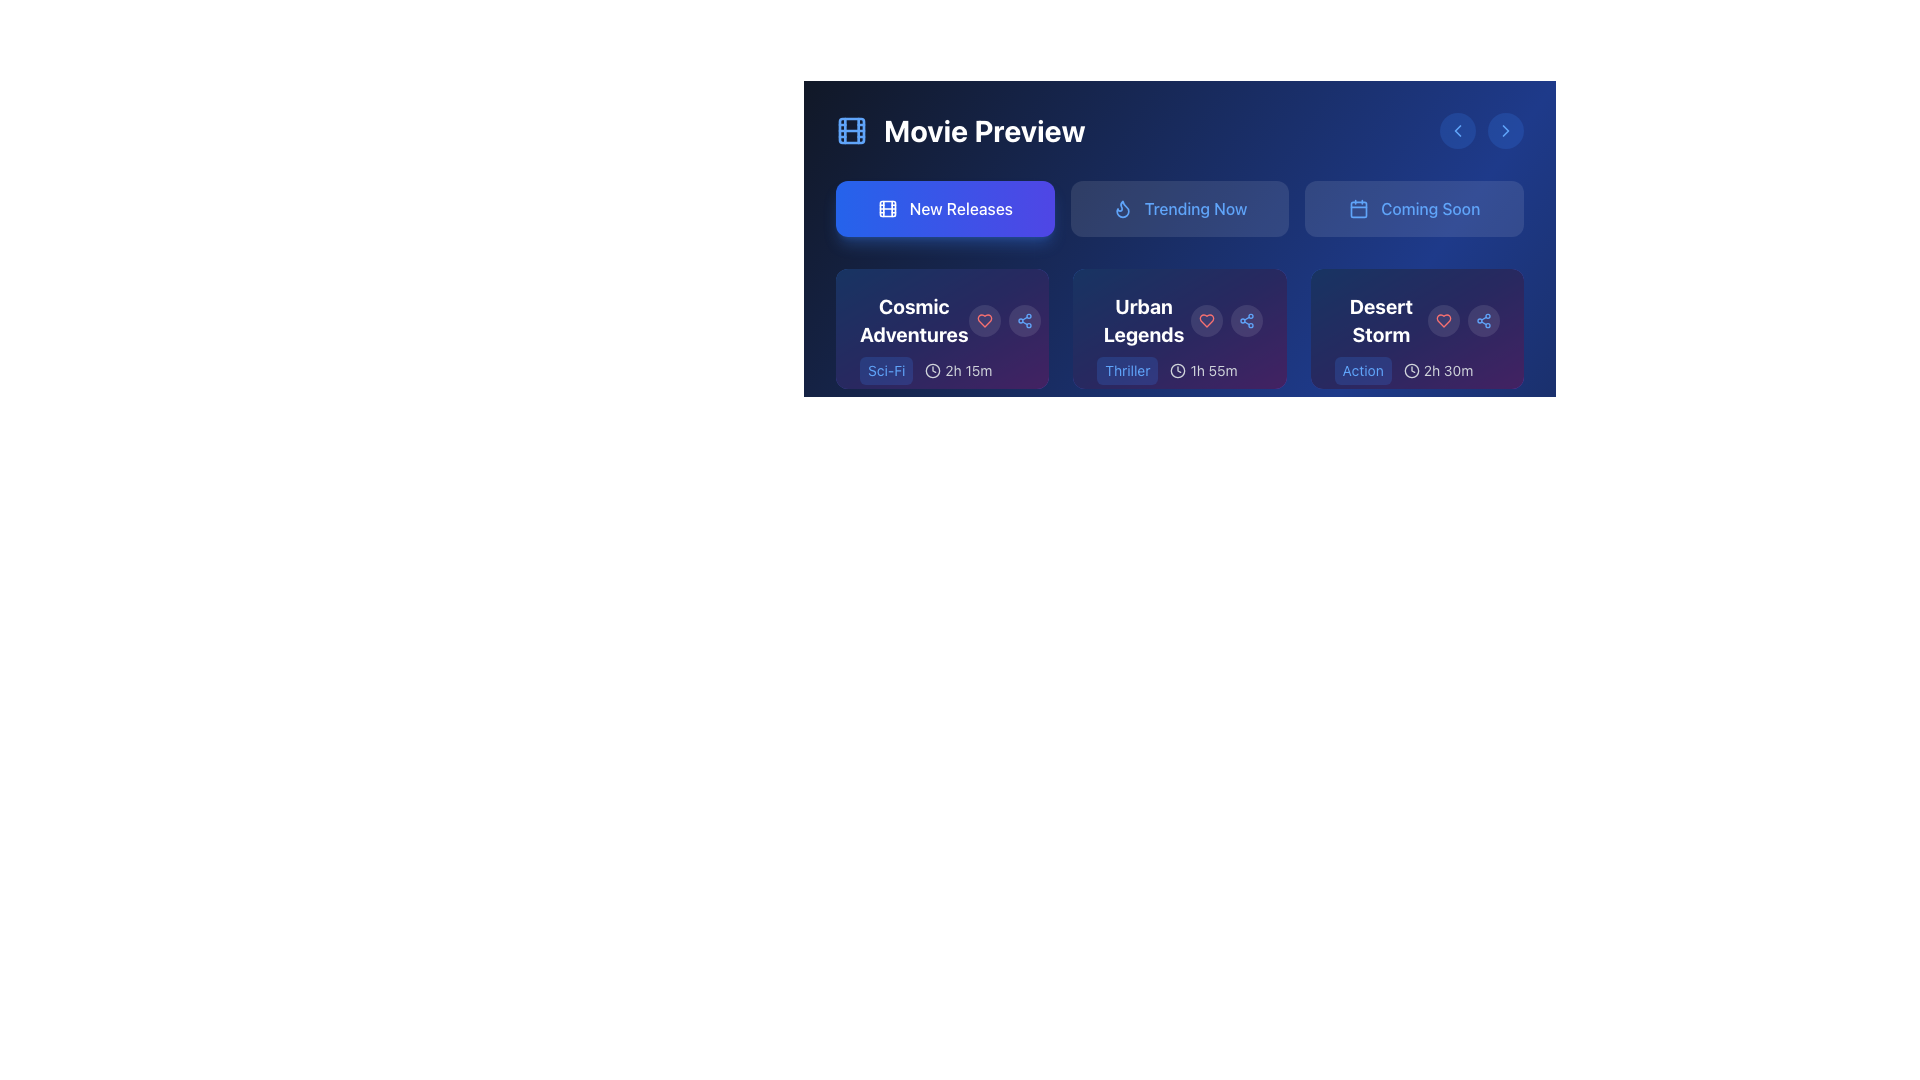 Image resolution: width=1920 pixels, height=1080 pixels. Describe the element at coordinates (1245, 319) in the screenshot. I see `the 'Share' button located immediately to the right of the heart-shaped button in the 'Urban Legends' movie card` at that location.